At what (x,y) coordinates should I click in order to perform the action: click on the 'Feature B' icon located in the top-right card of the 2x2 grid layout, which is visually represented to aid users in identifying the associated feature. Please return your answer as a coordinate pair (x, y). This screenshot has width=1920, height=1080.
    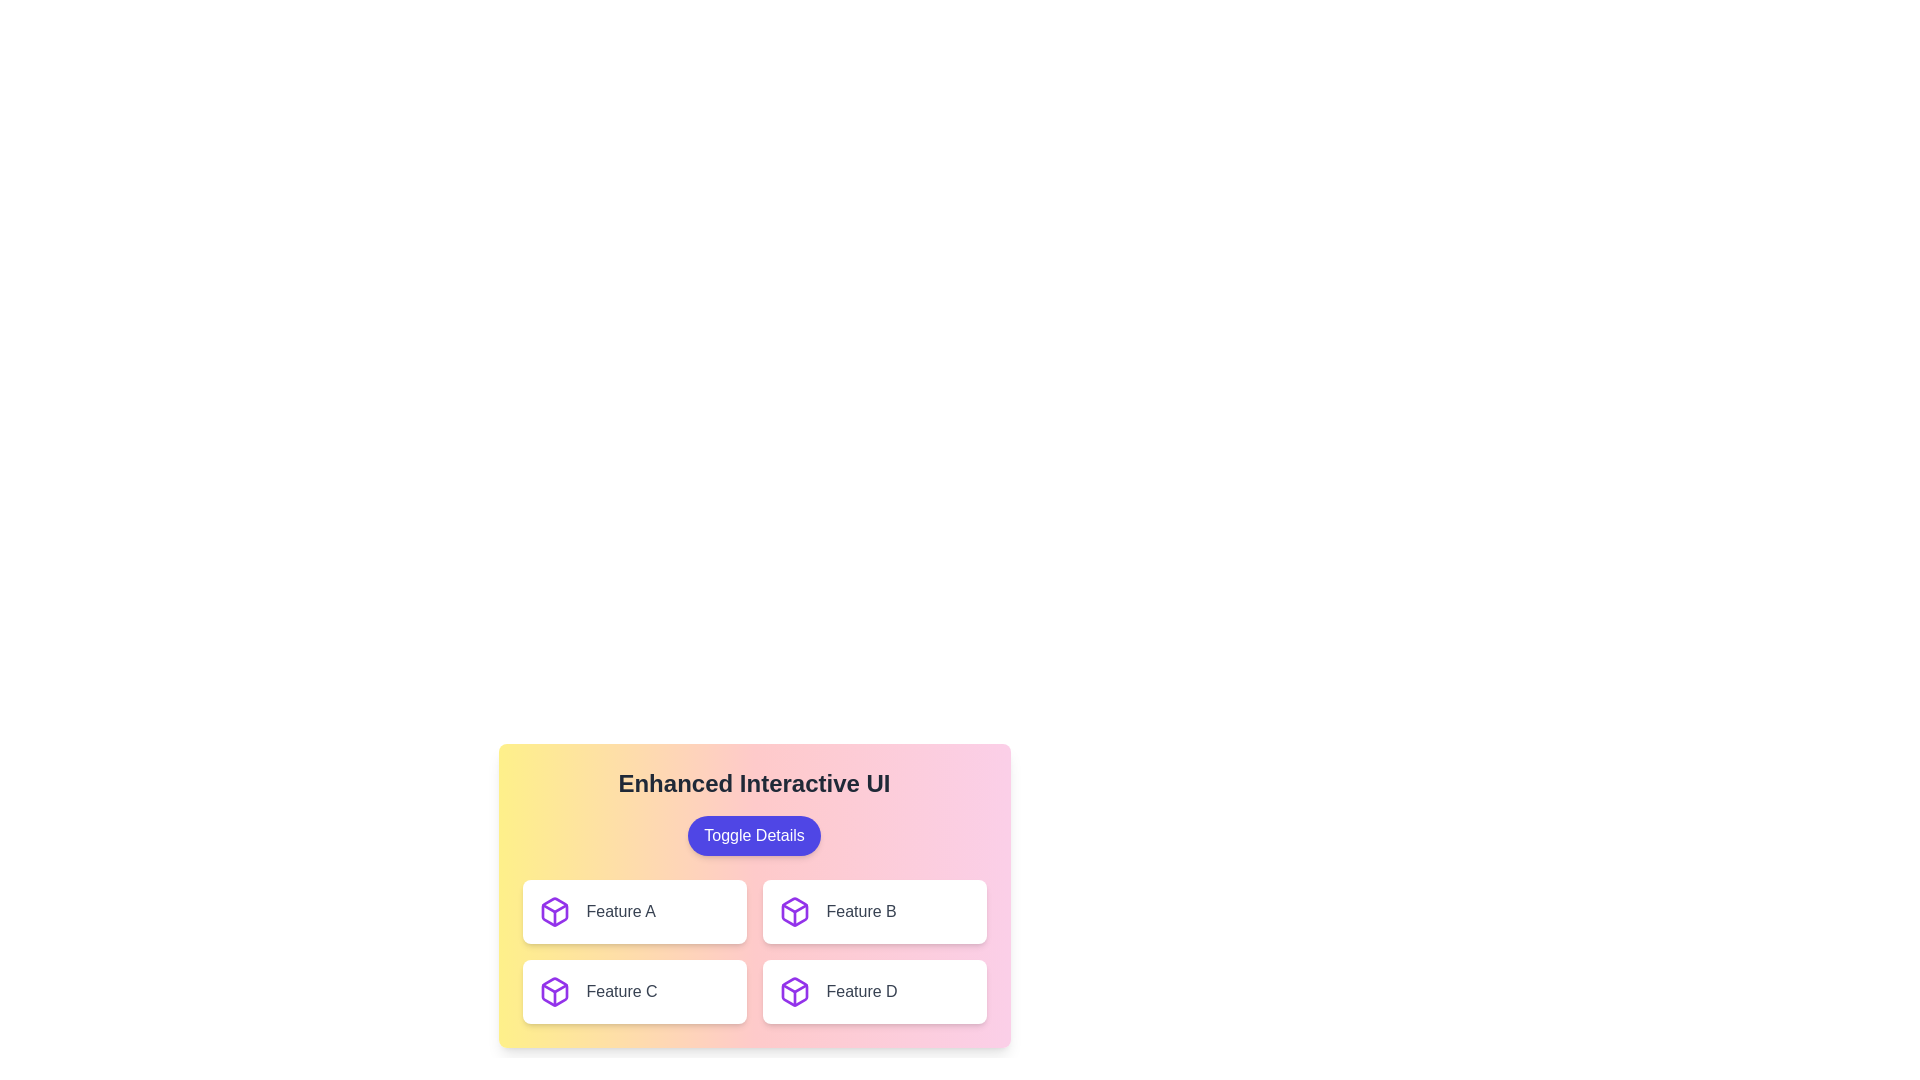
    Looking at the image, I should click on (793, 911).